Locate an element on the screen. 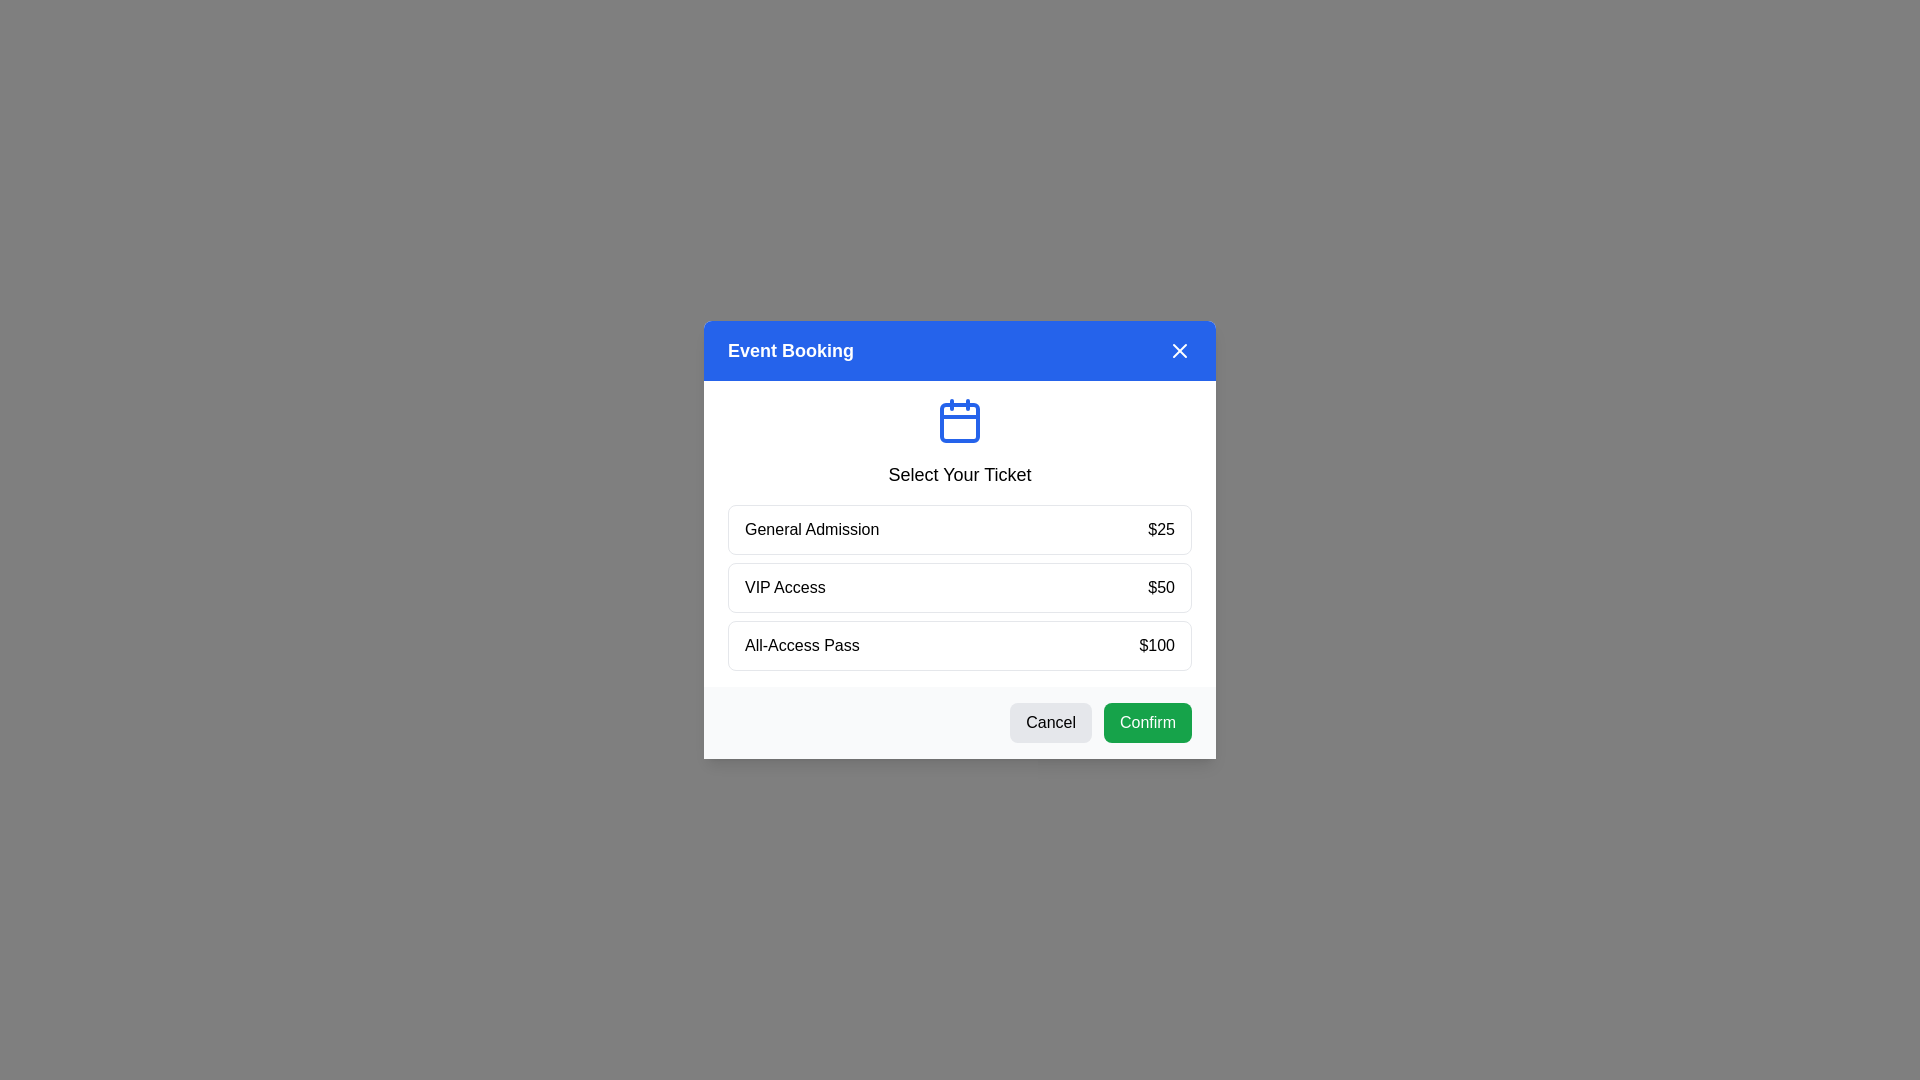 This screenshot has width=1920, height=1080. the text label 'Select Your Ticket' located in the upper-middle portion of the event booking panel, which is positioned just below the calendar icon and above the ticket list section is located at coordinates (960, 474).